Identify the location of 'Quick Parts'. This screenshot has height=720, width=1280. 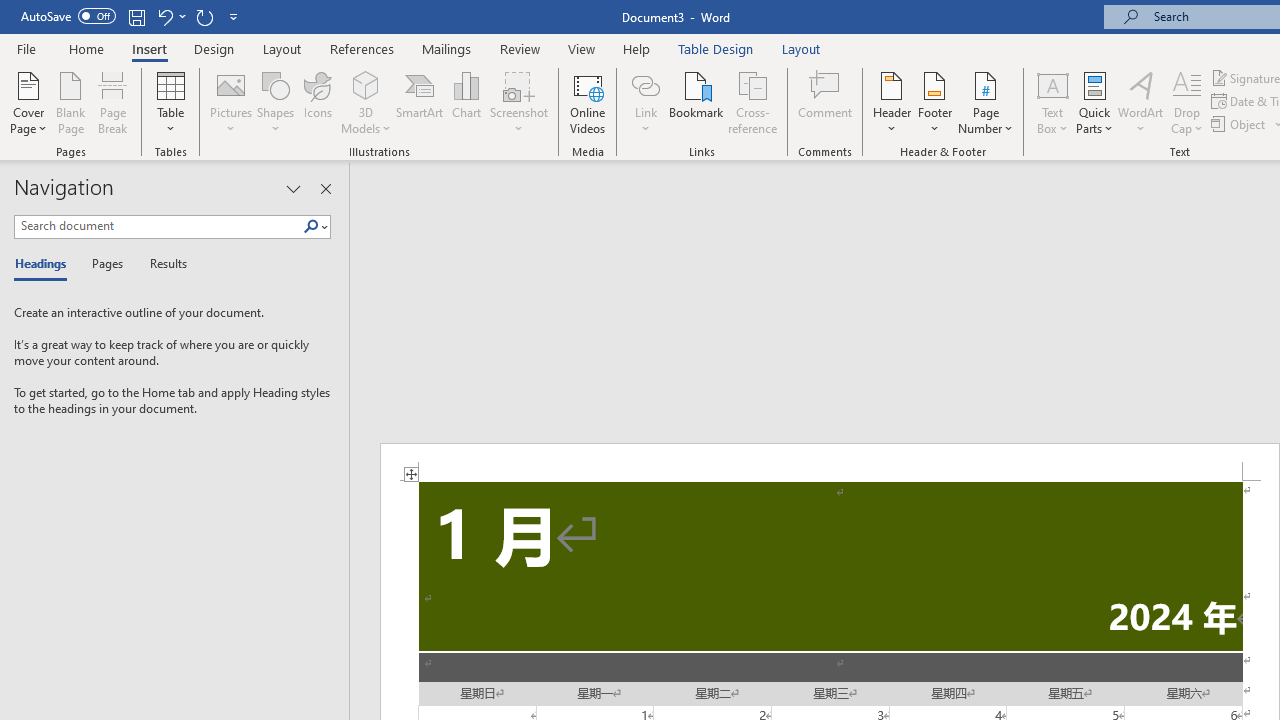
(1094, 103).